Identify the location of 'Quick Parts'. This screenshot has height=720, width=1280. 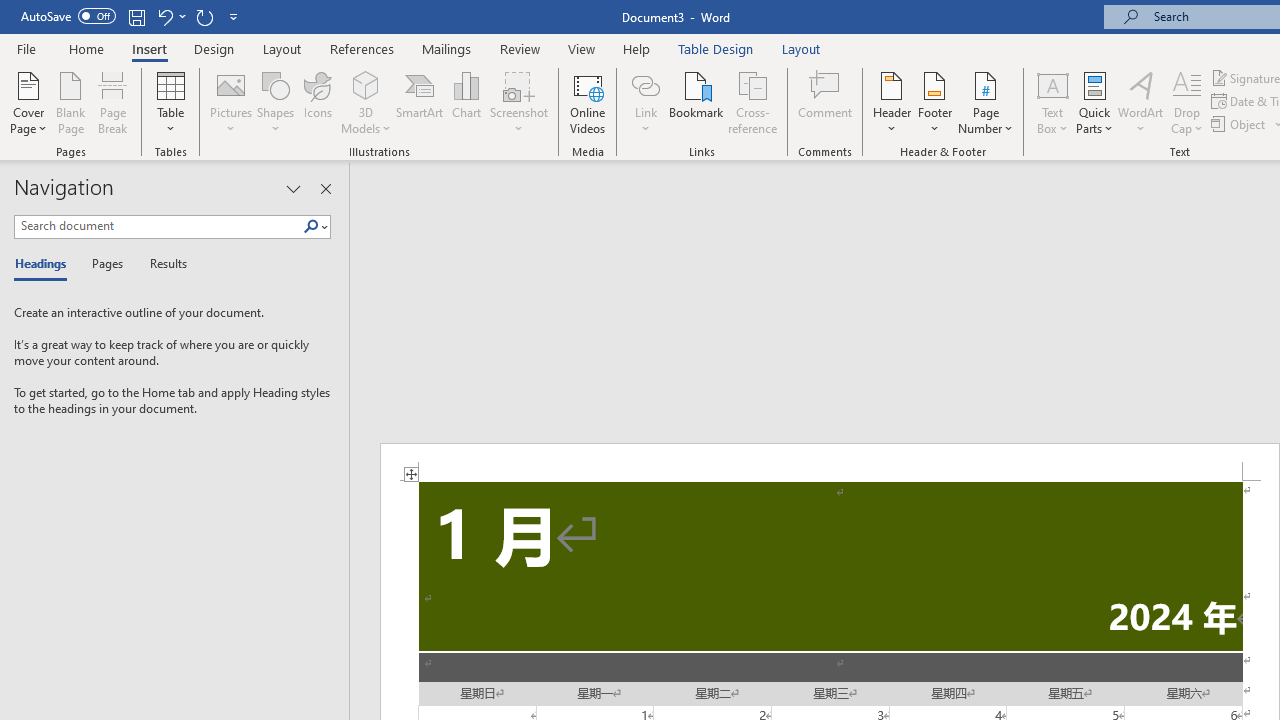
(1094, 103).